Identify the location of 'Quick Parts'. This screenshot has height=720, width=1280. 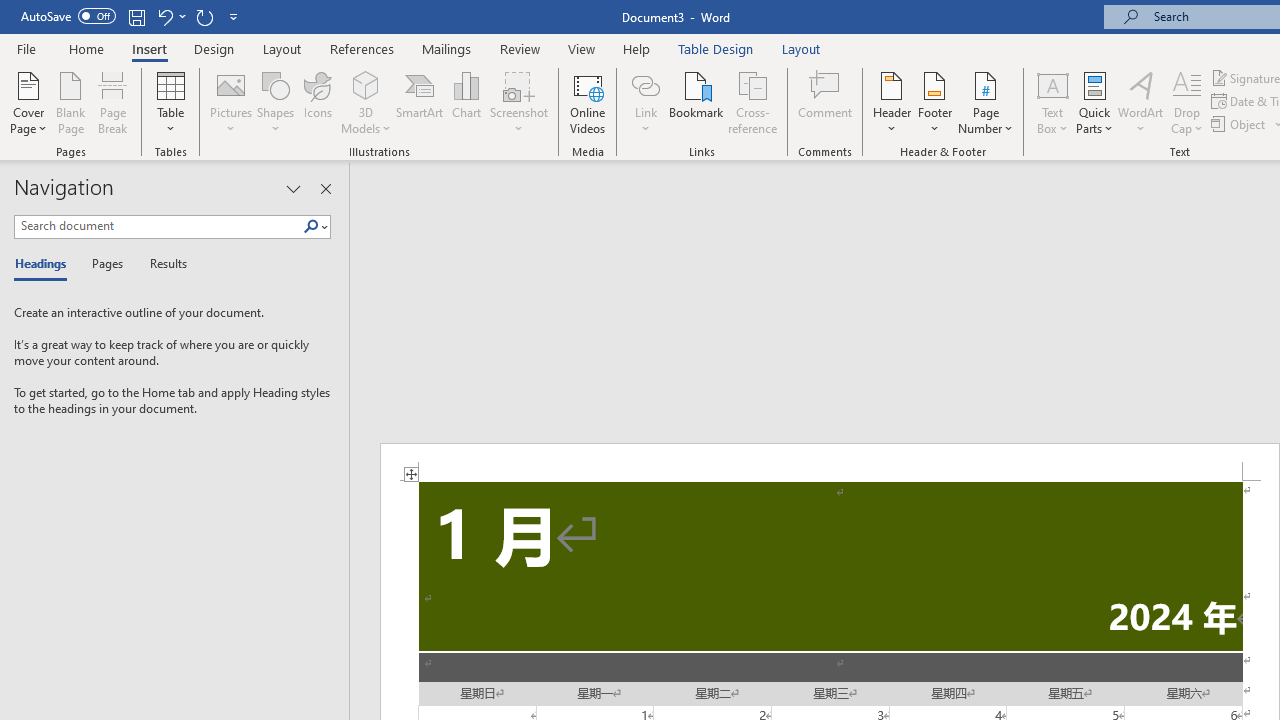
(1094, 103).